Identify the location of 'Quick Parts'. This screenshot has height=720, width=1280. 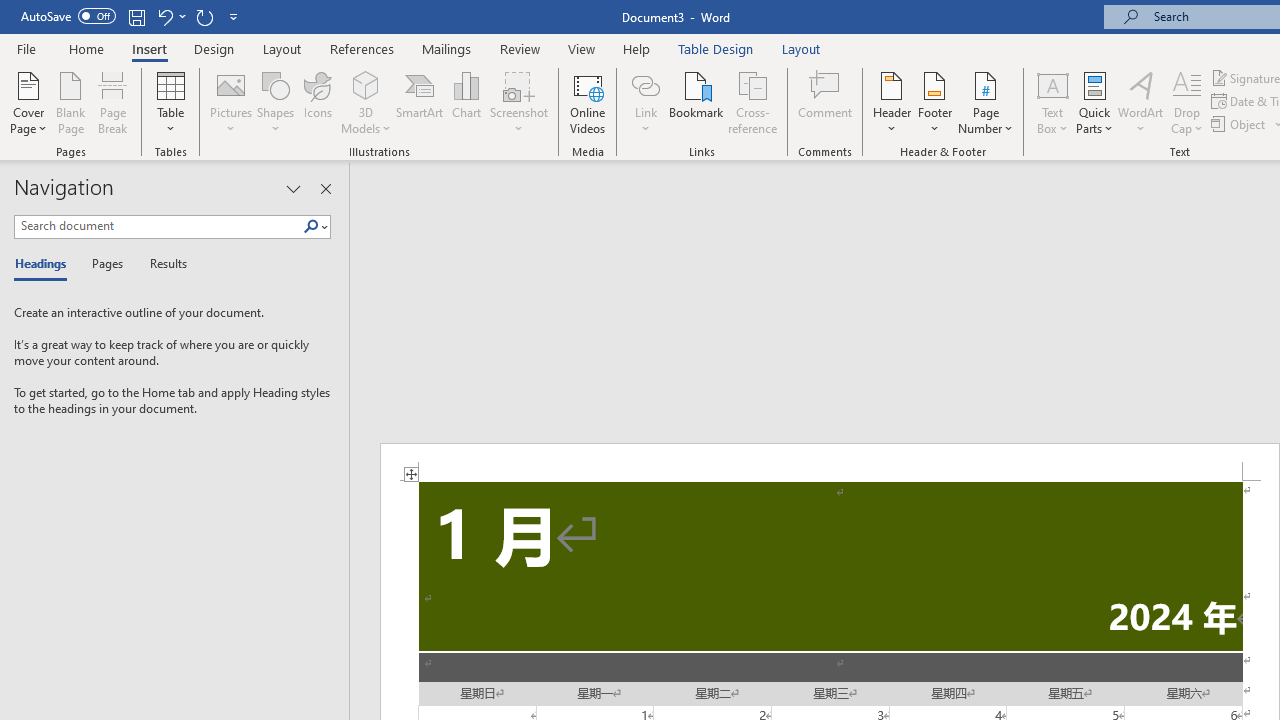
(1094, 103).